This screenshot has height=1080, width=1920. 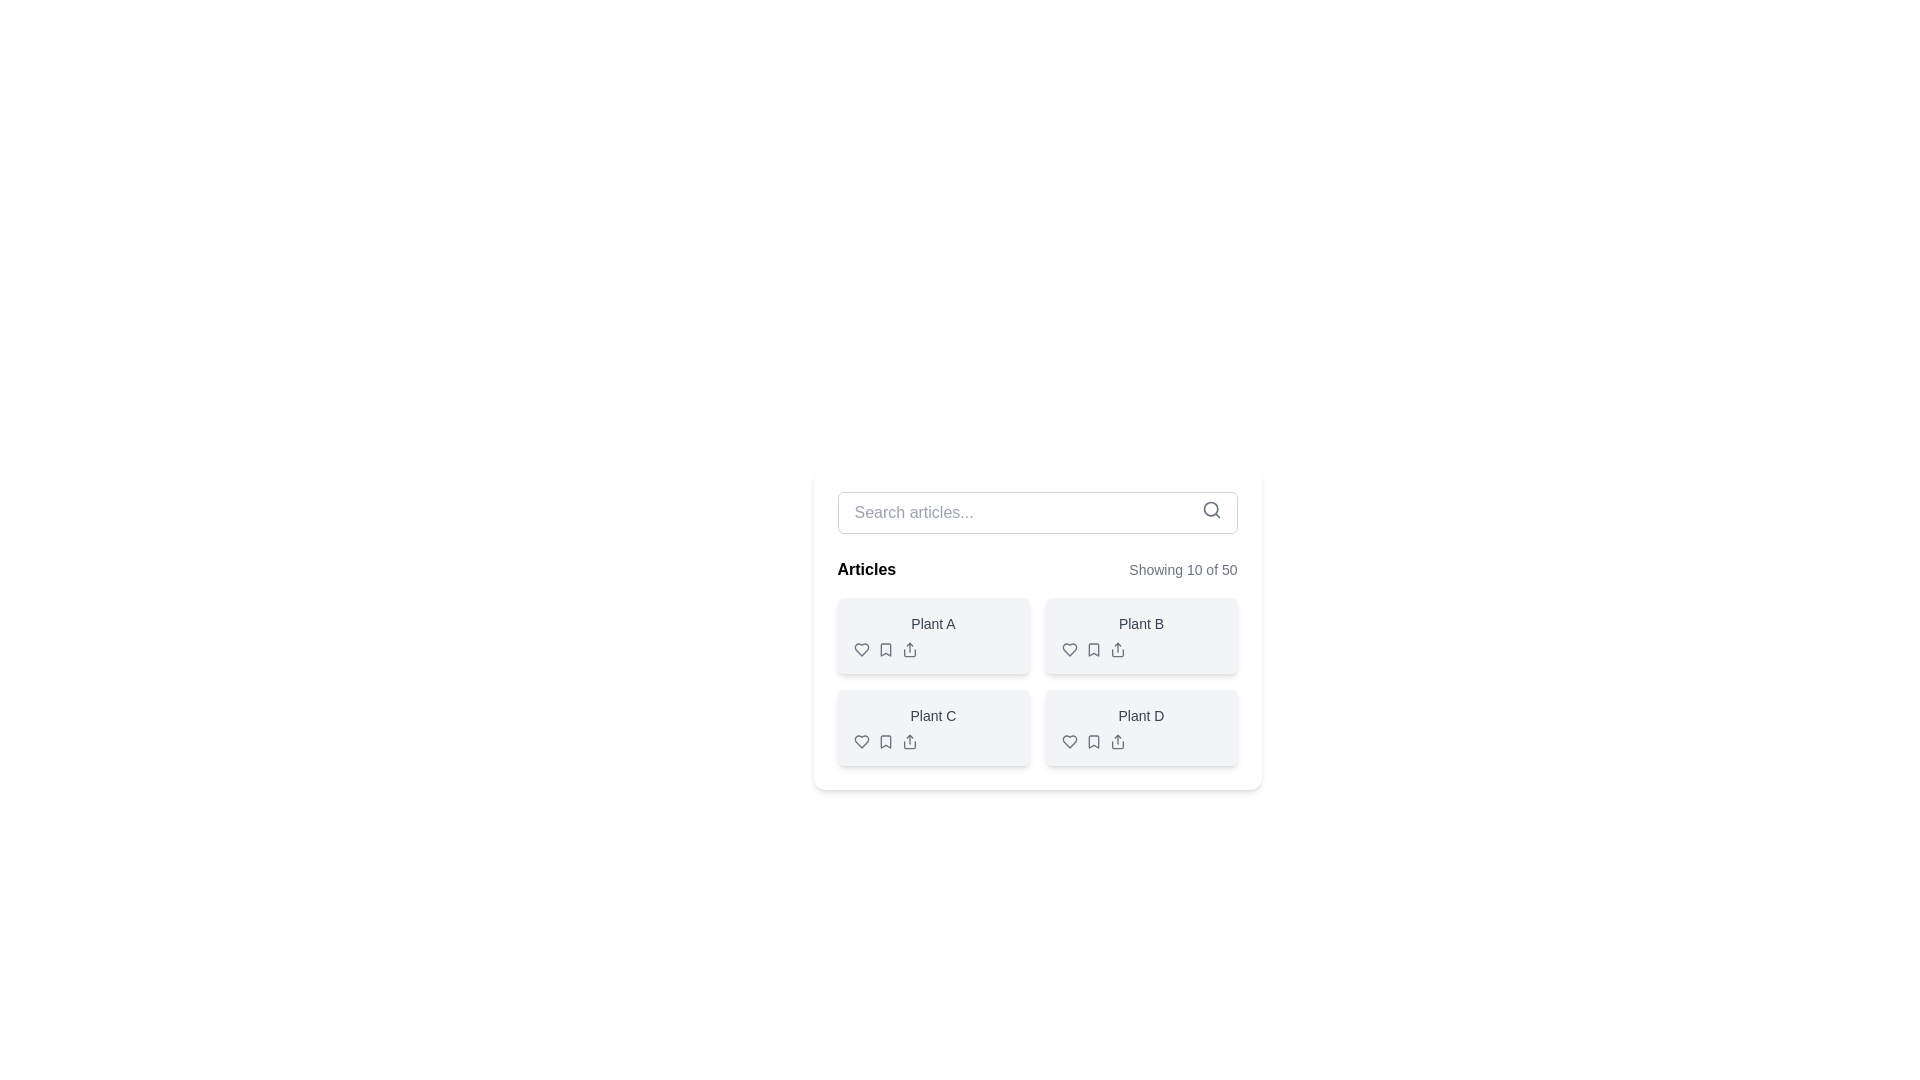 I want to click on the favorite icon located in the bottom-right card labeled 'Plant D', which is the first icon from the left in the icon row, so click(x=1068, y=741).